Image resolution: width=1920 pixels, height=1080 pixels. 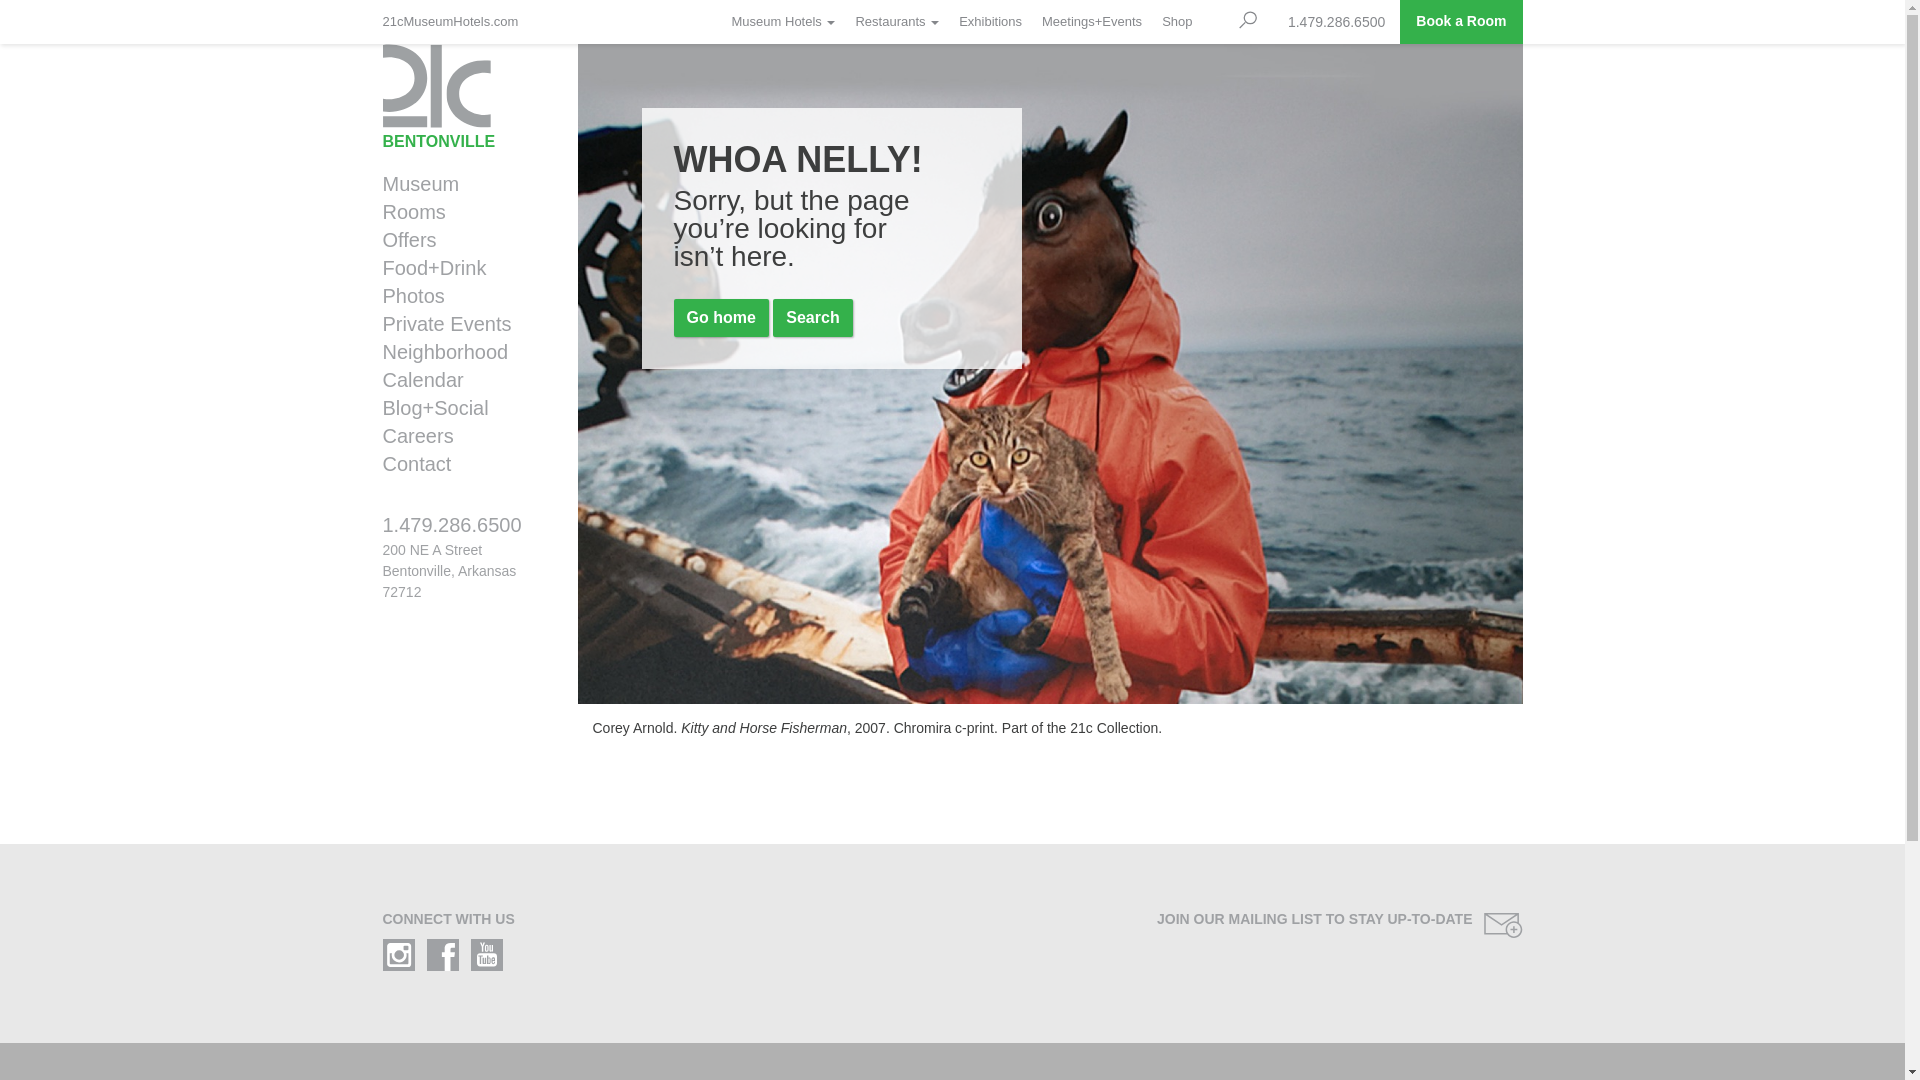 What do you see at coordinates (457, 184) in the screenshot?
I see `'Museum'` at bounding box center [457, 184].